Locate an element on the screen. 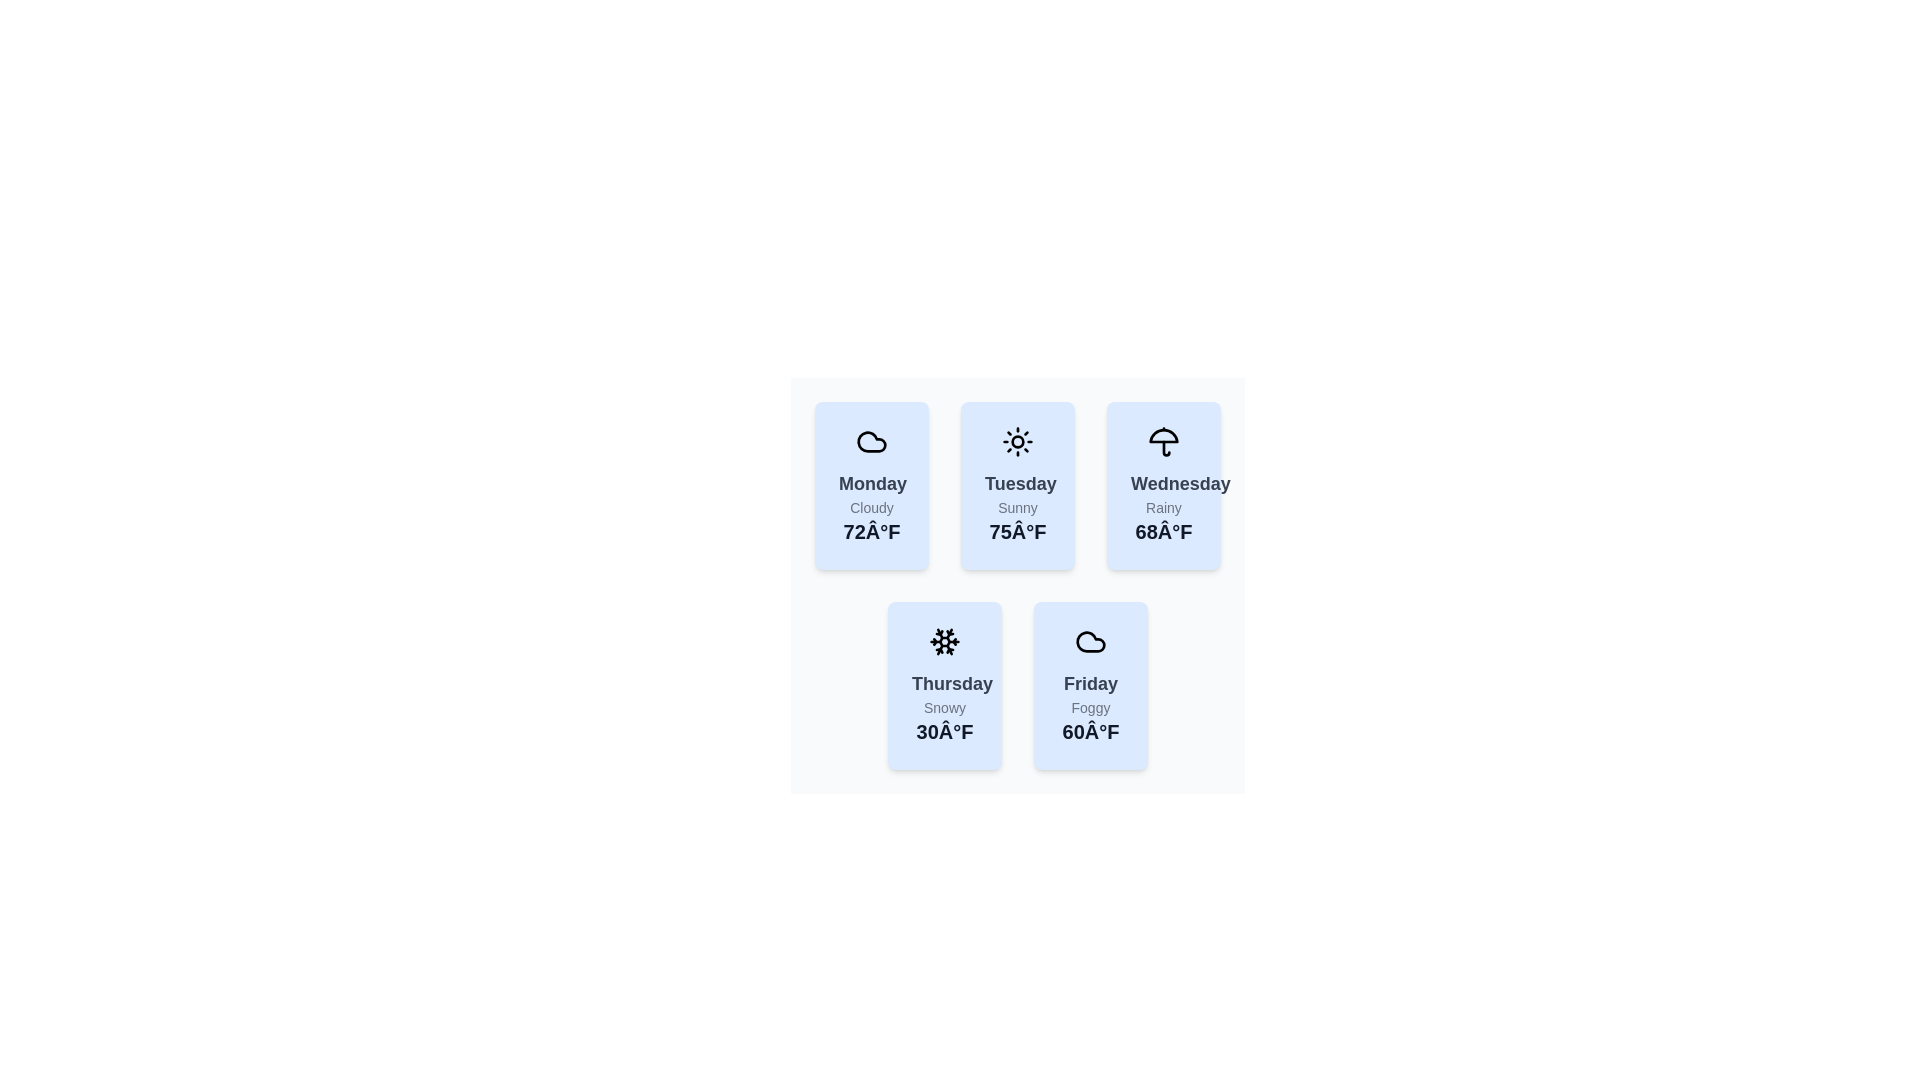 The height and width of the screenshot is (1080, 1920). the temperature display text label showing '75°F' in a weather forecast card for Tuesday is located at coordinates (1017, 531).